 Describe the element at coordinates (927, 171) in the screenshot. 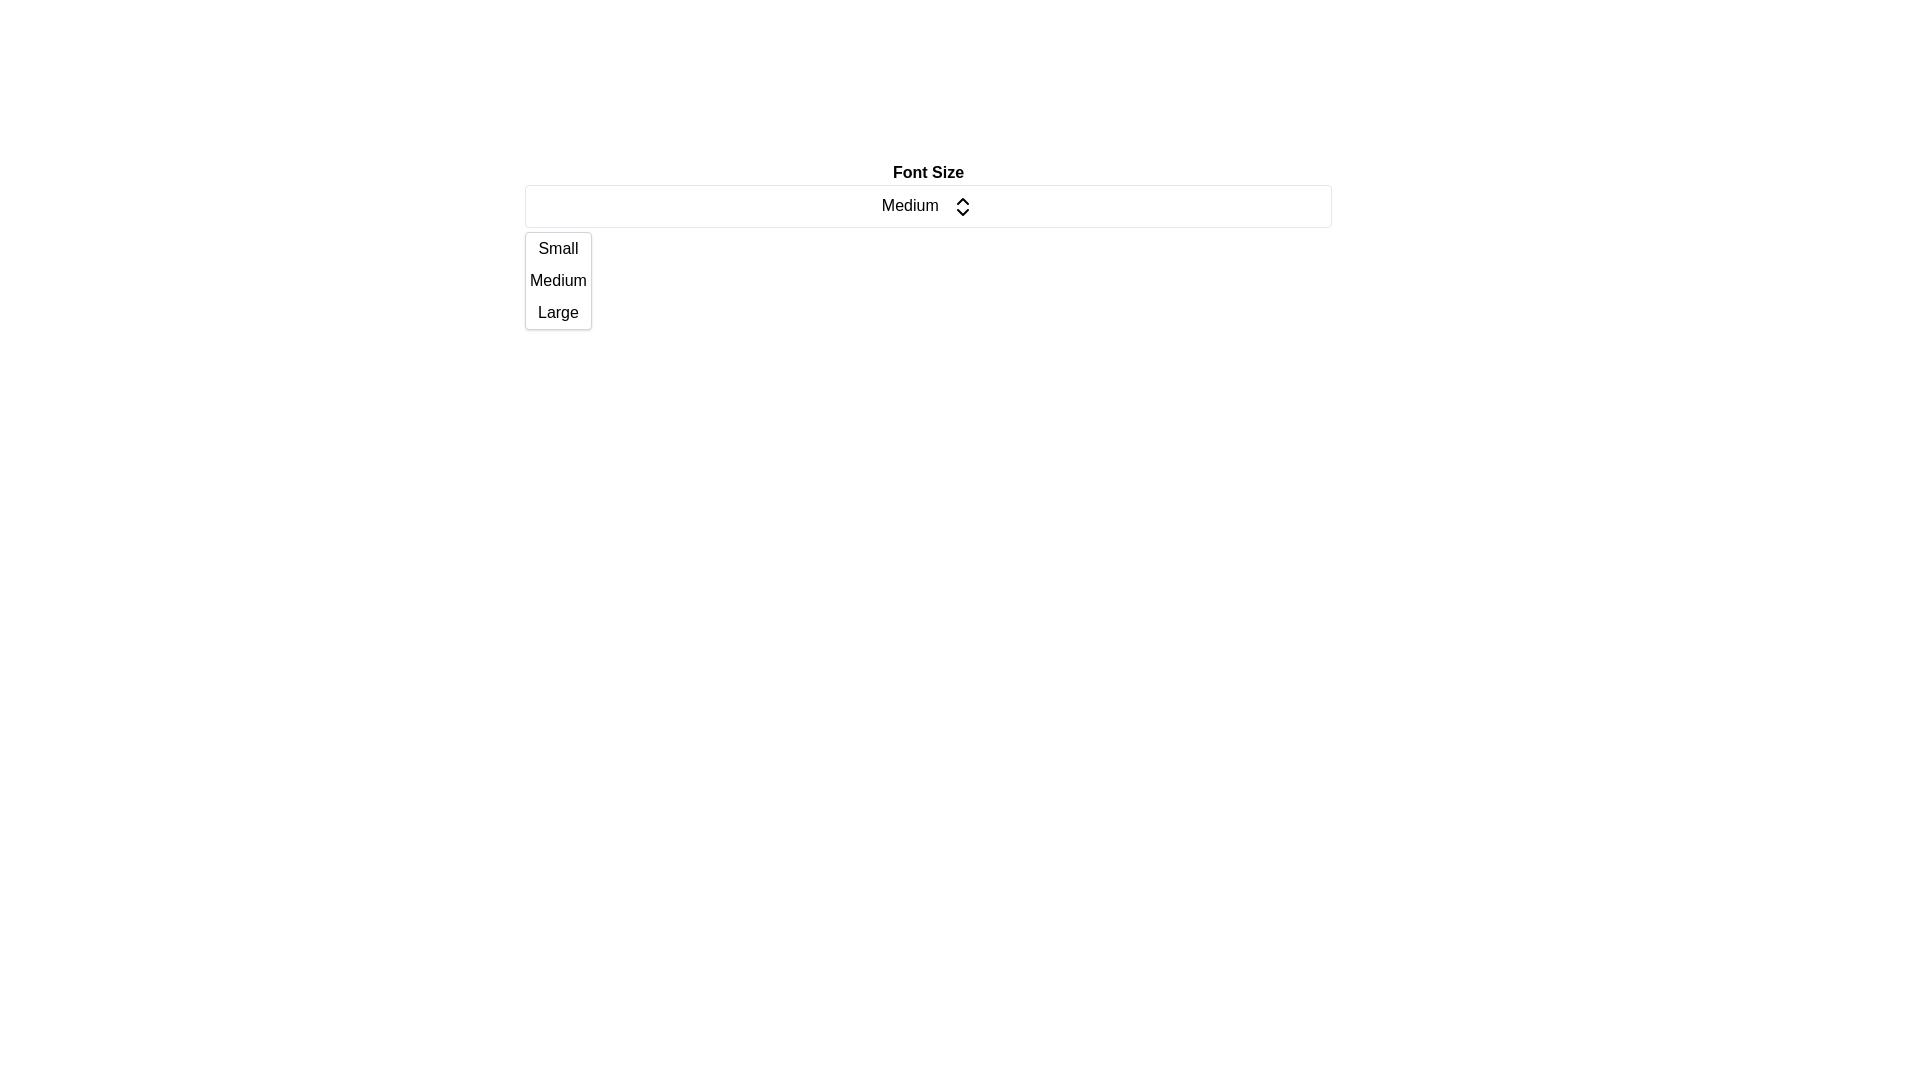

I see `the text label that provides context about the font size selection dropdown, located above the 'Medium' dropdown selector` at that location.